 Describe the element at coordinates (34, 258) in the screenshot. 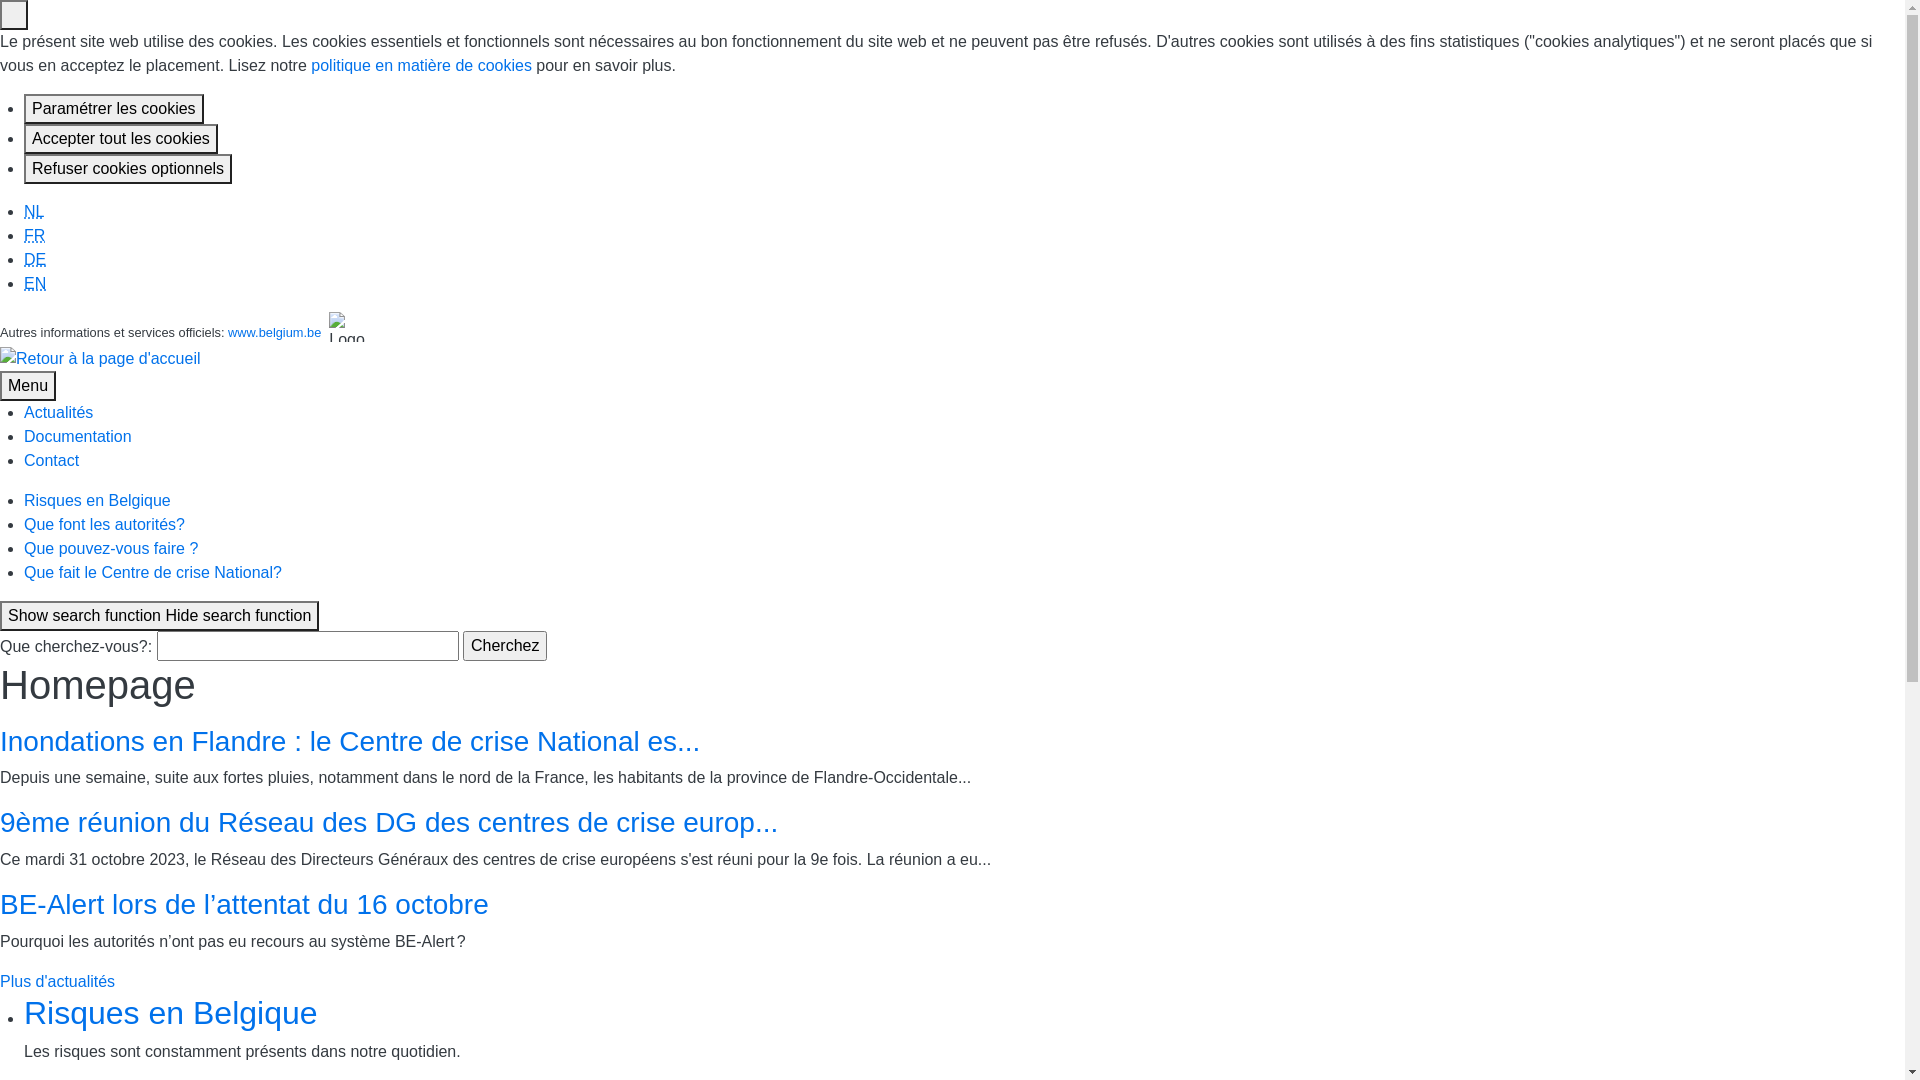

I see `'DE'` at that location.